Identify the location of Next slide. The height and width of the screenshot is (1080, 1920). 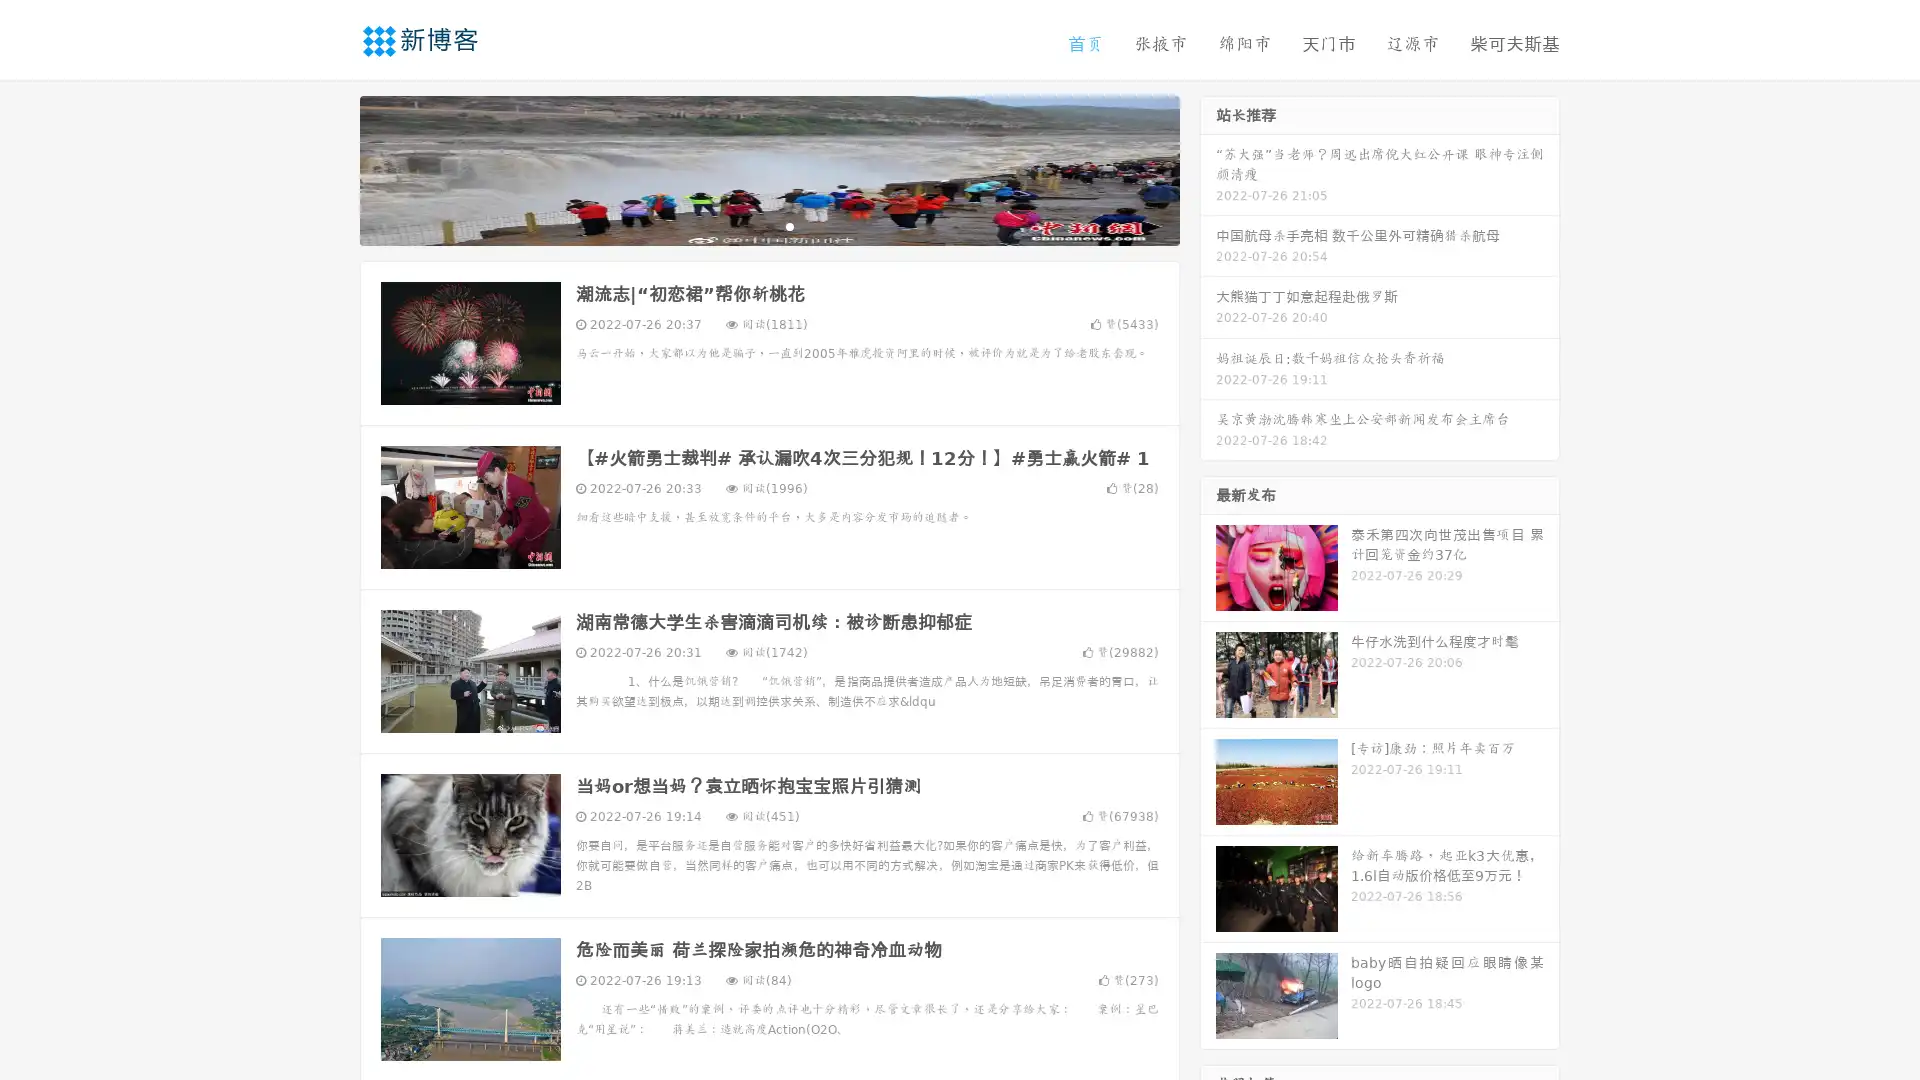
(1208, 168).